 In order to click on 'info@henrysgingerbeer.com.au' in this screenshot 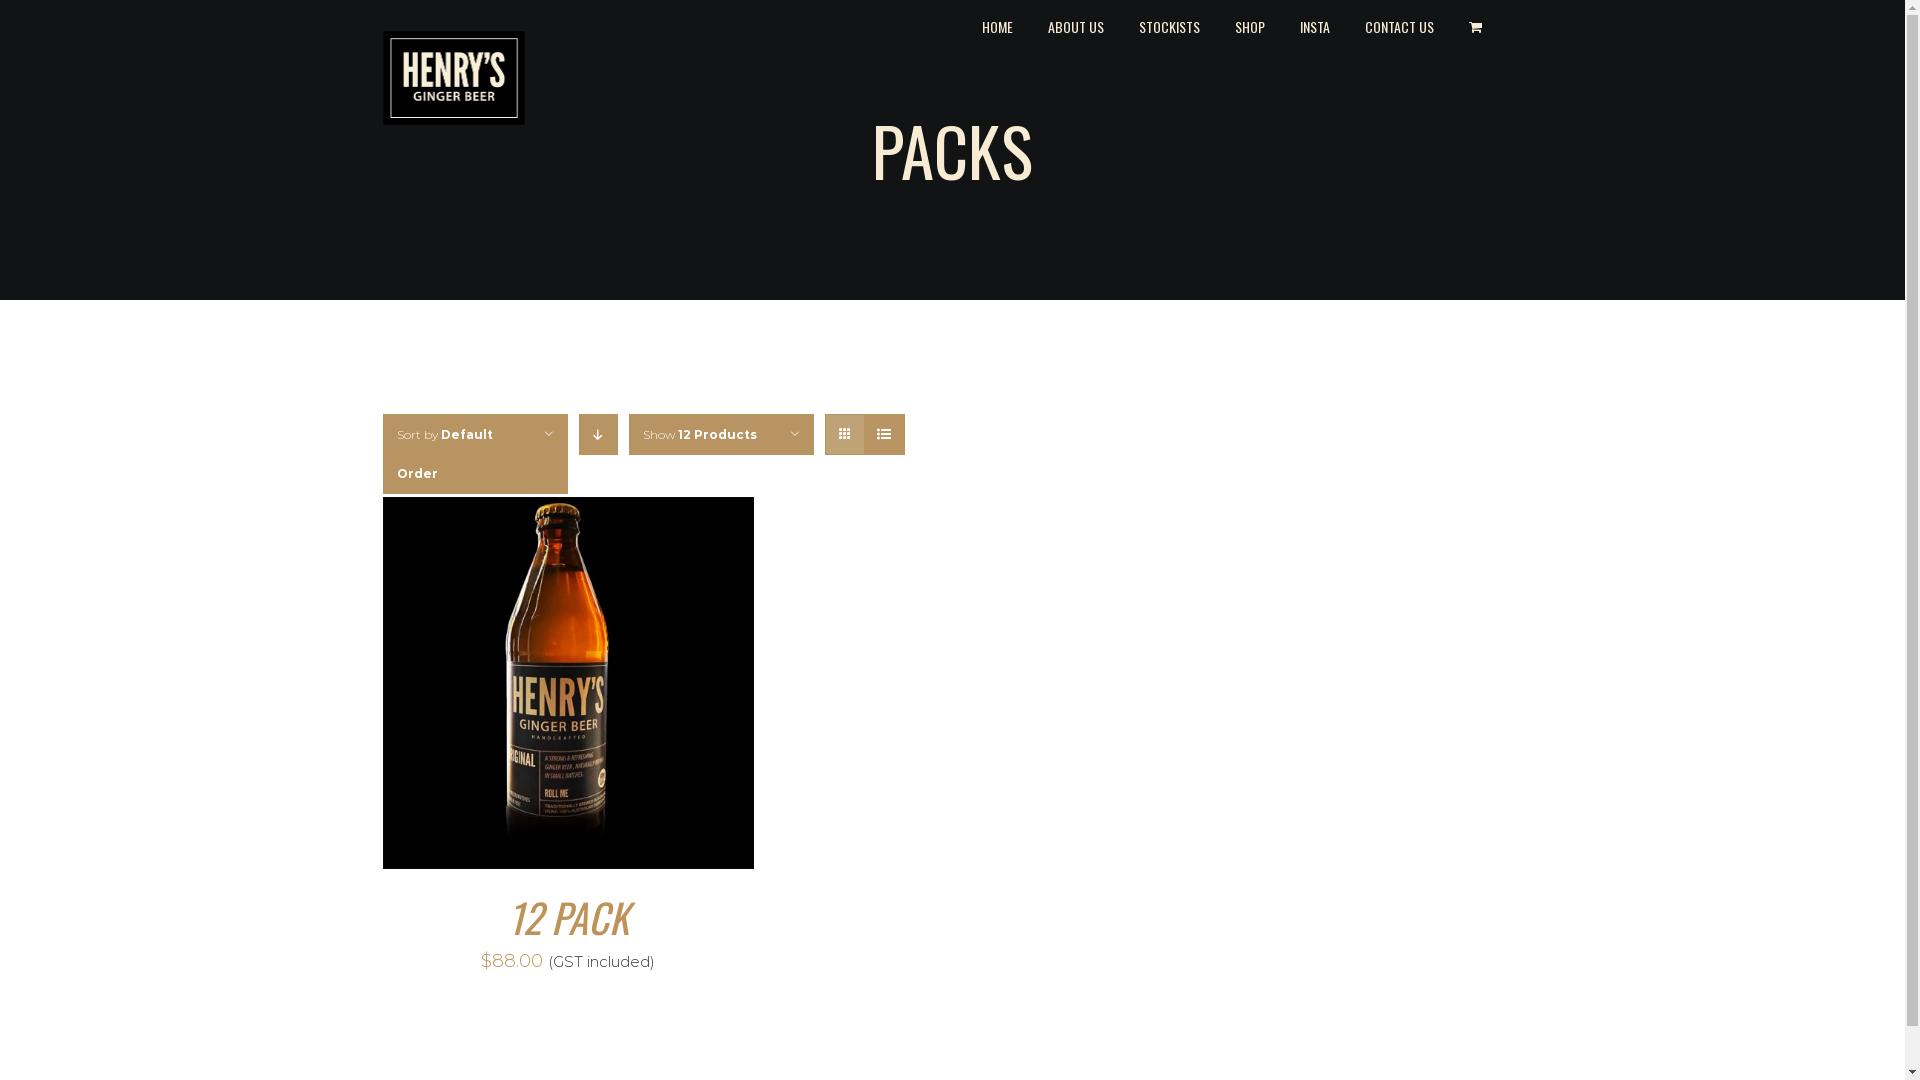, I will do `click(951, 642)`.